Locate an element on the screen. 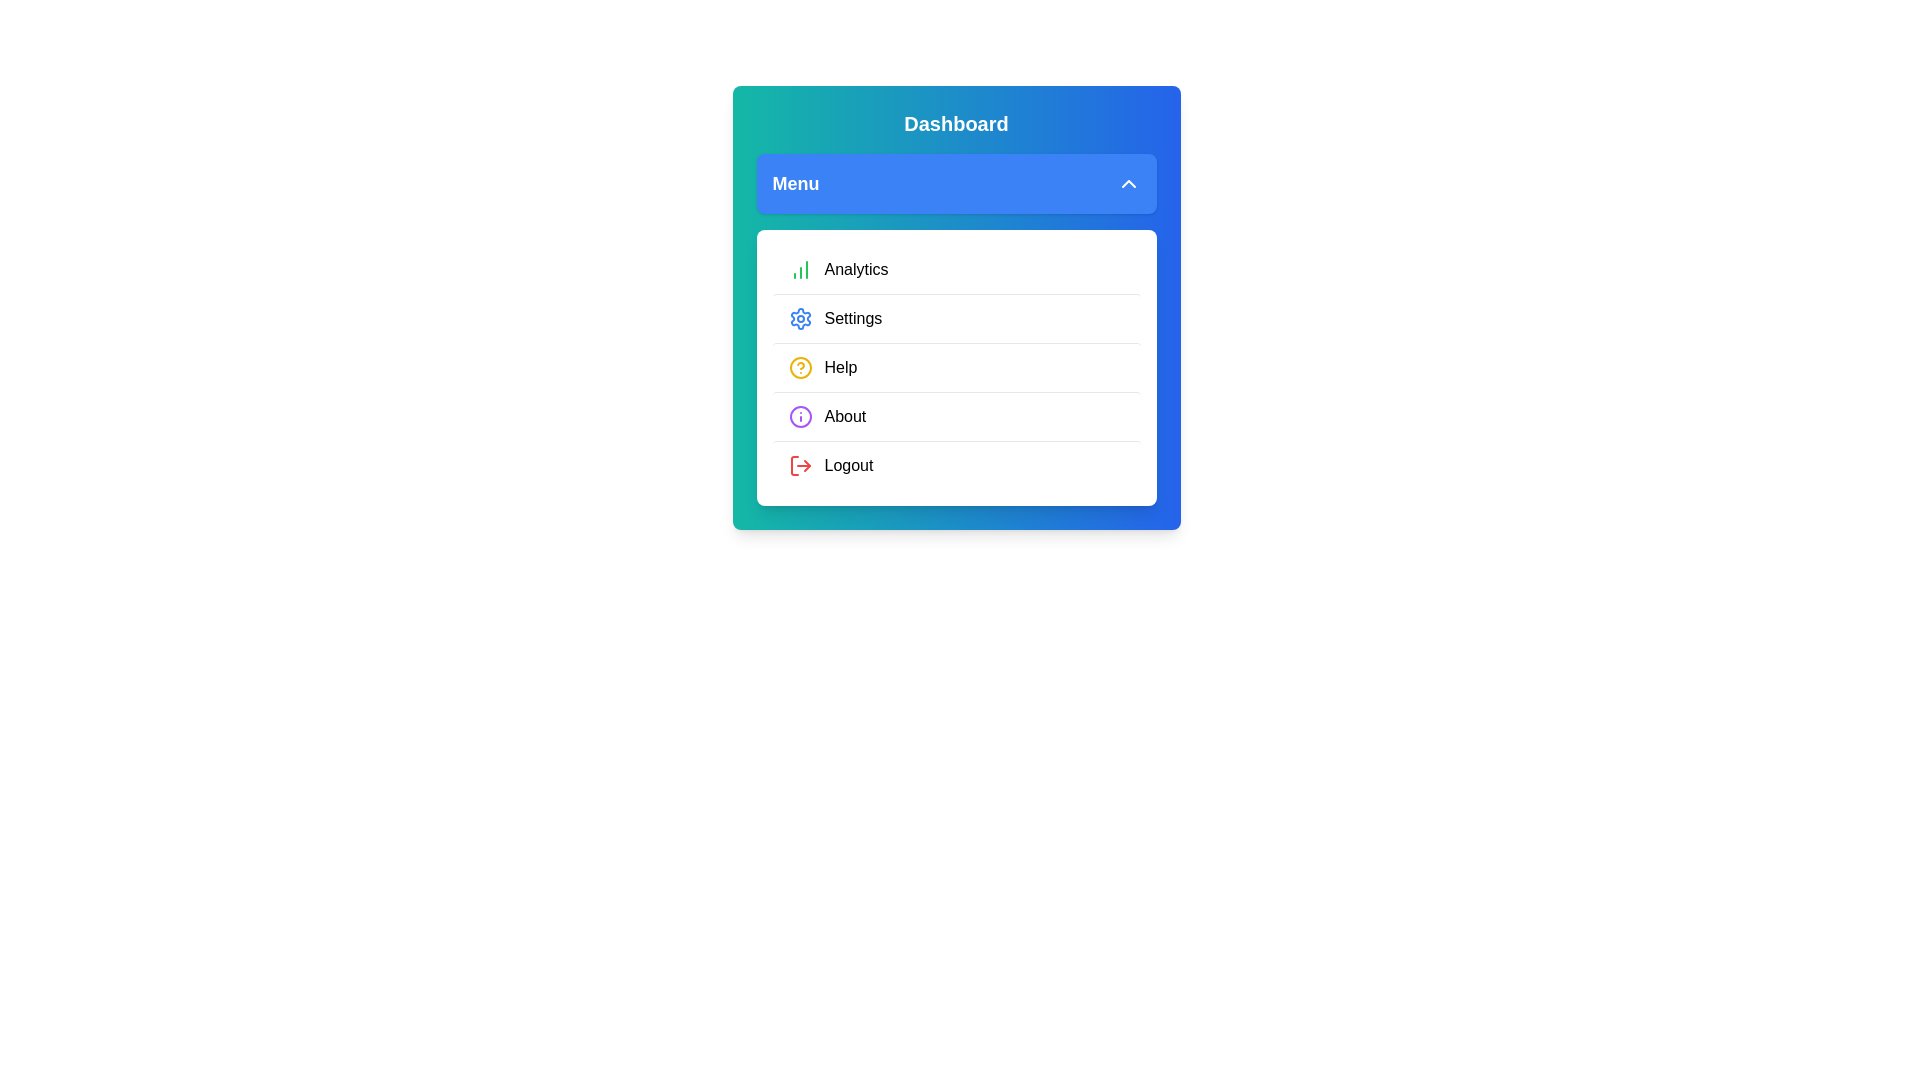 The width and height of the screenshot is (1920, 1080). the Decorative icon (SVG element) that visually indicates the 'Settings' option in the dropdown menu of the dashboard interface is located at coordinates (800, 318).